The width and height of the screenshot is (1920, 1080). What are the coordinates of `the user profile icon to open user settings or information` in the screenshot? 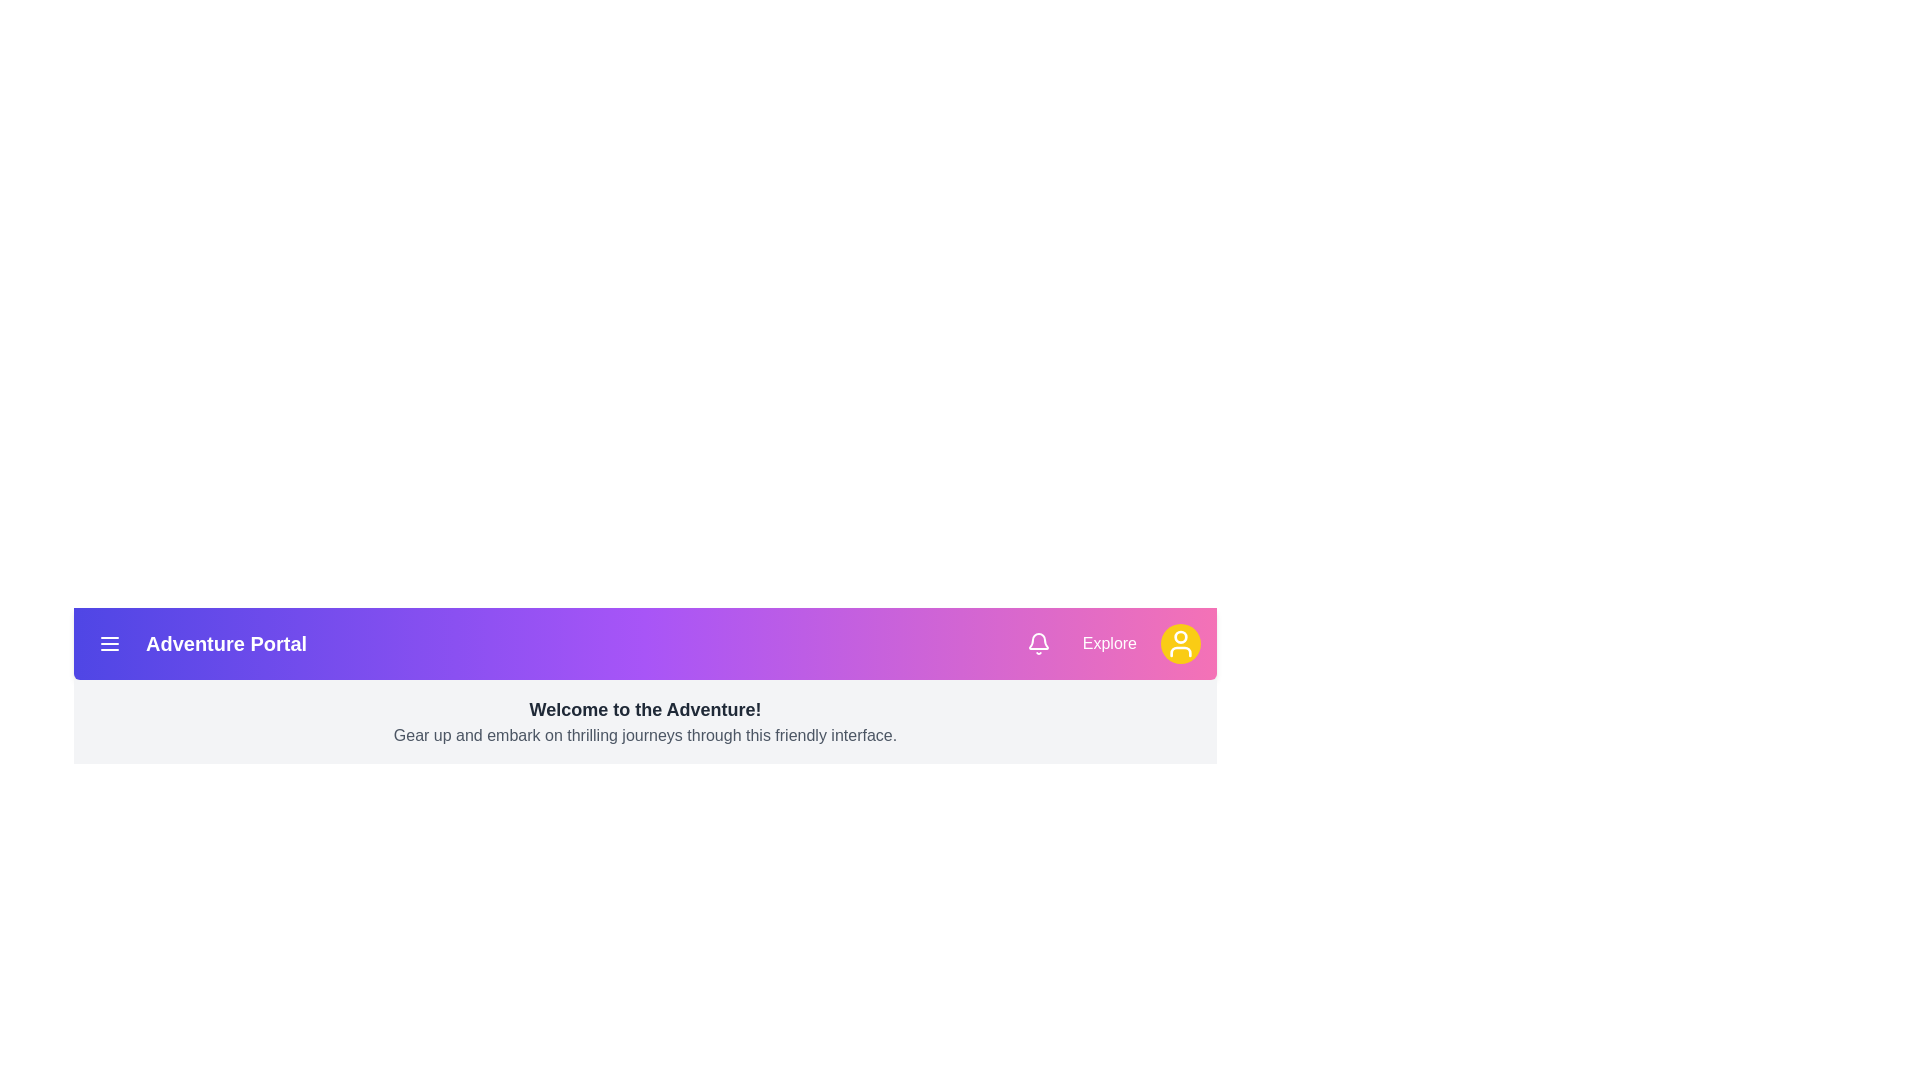 It's located at (1180, 644).